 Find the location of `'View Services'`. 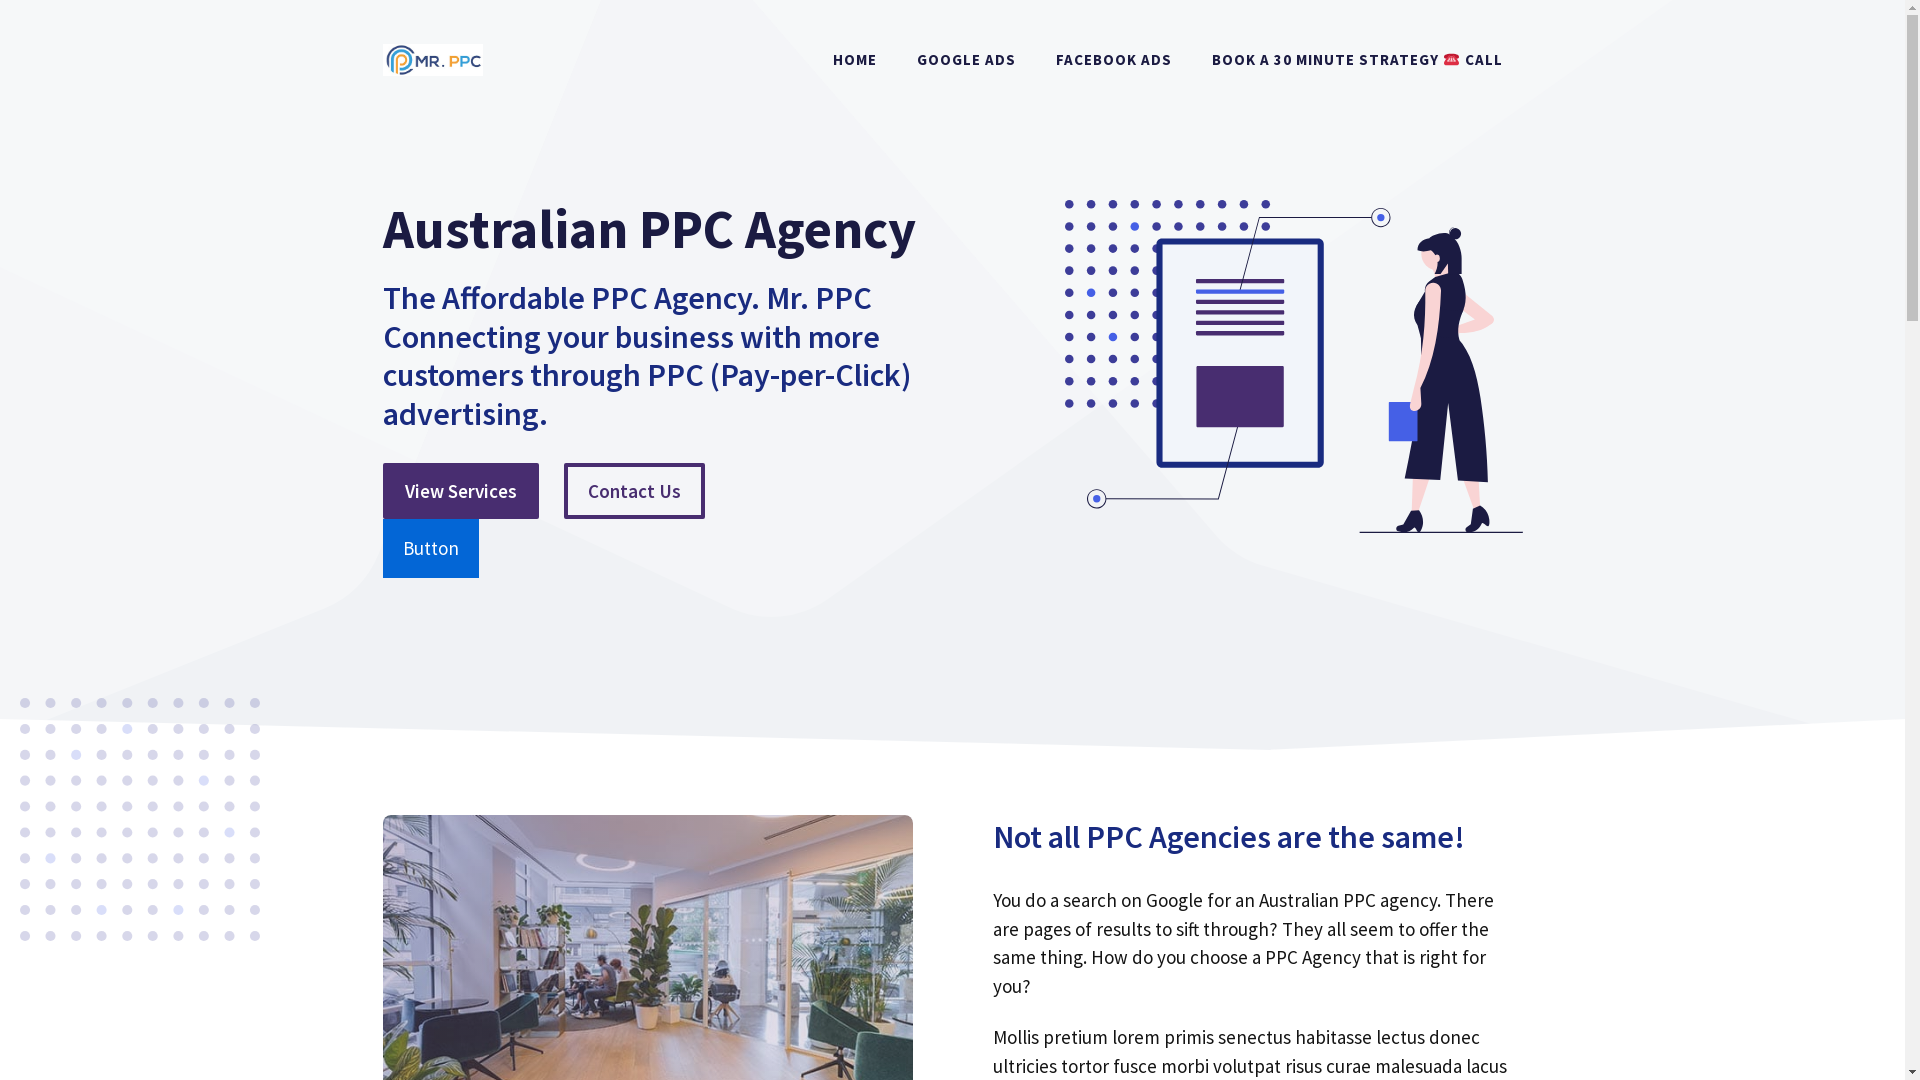

'View Services' is located at coordinates (459, 491).